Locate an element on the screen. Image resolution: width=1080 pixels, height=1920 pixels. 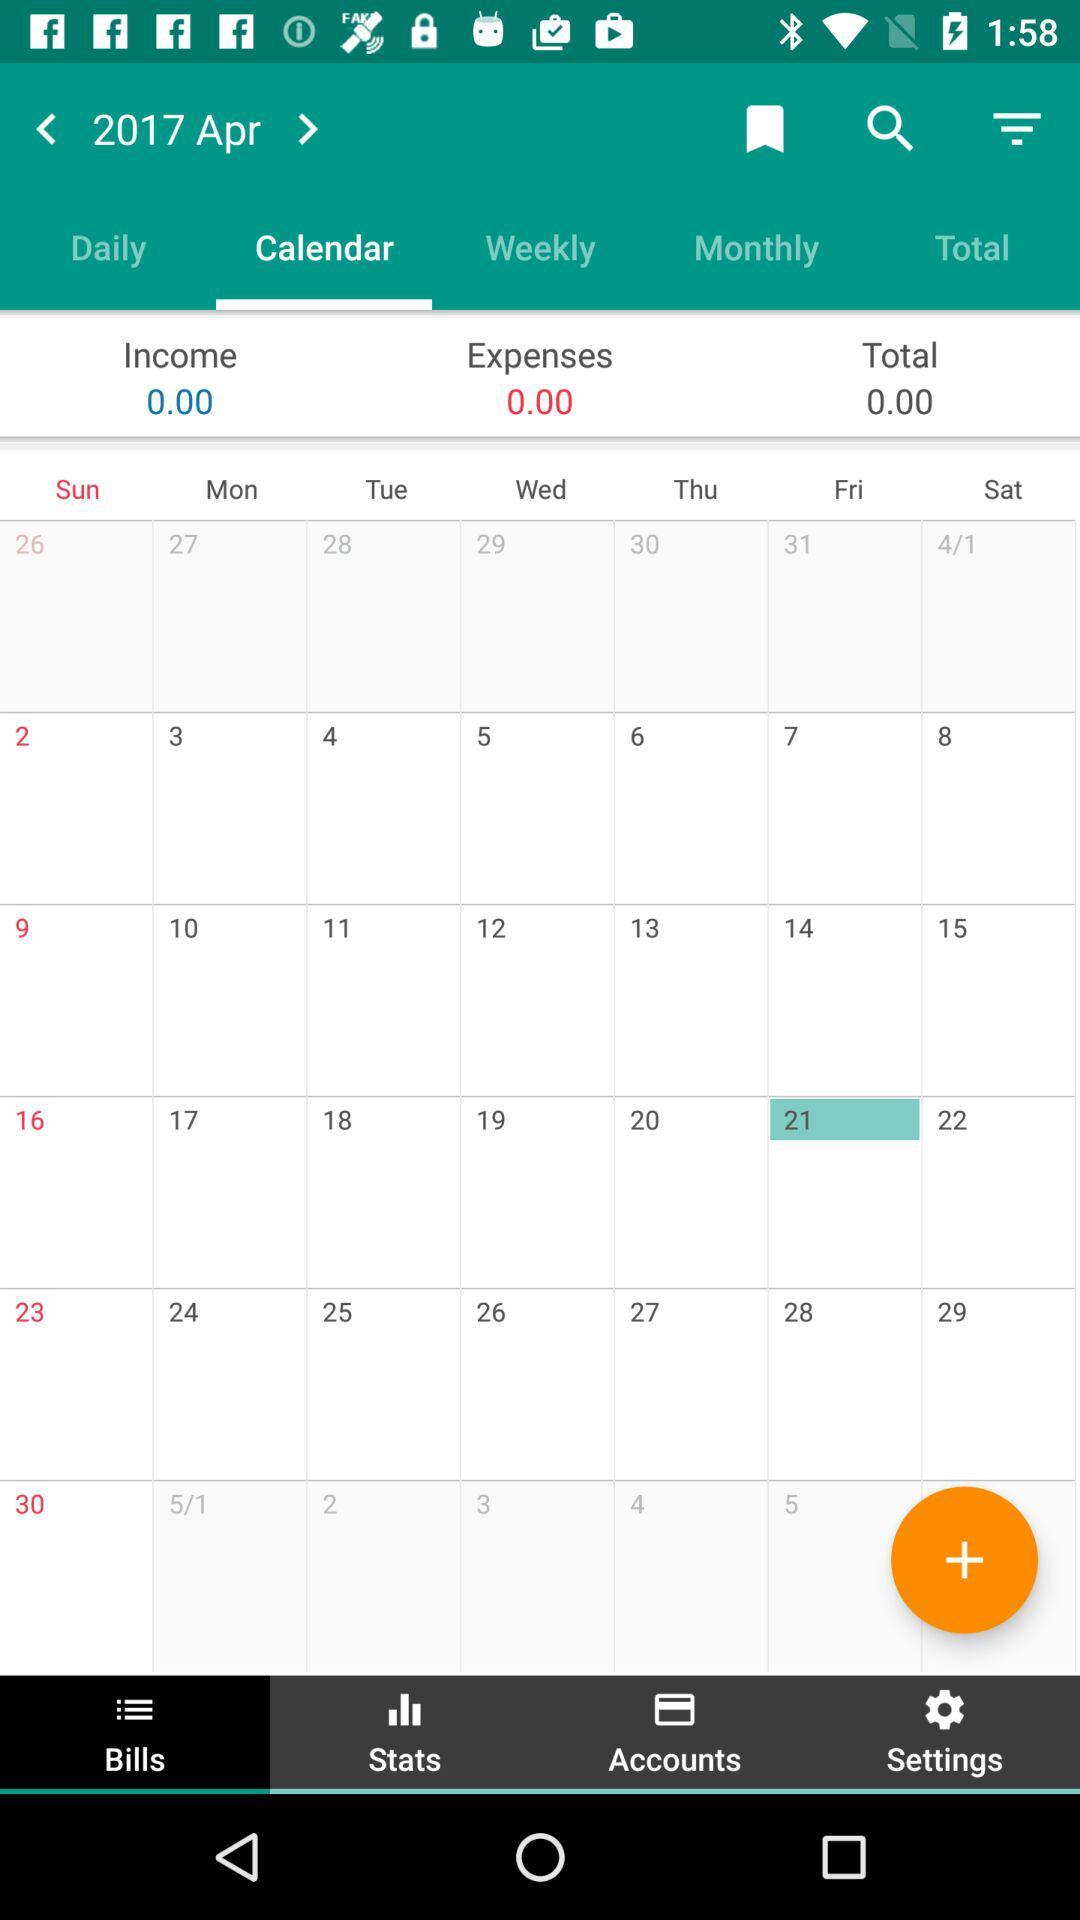
the item to the left of the total item is located at coordinates (756, 245).